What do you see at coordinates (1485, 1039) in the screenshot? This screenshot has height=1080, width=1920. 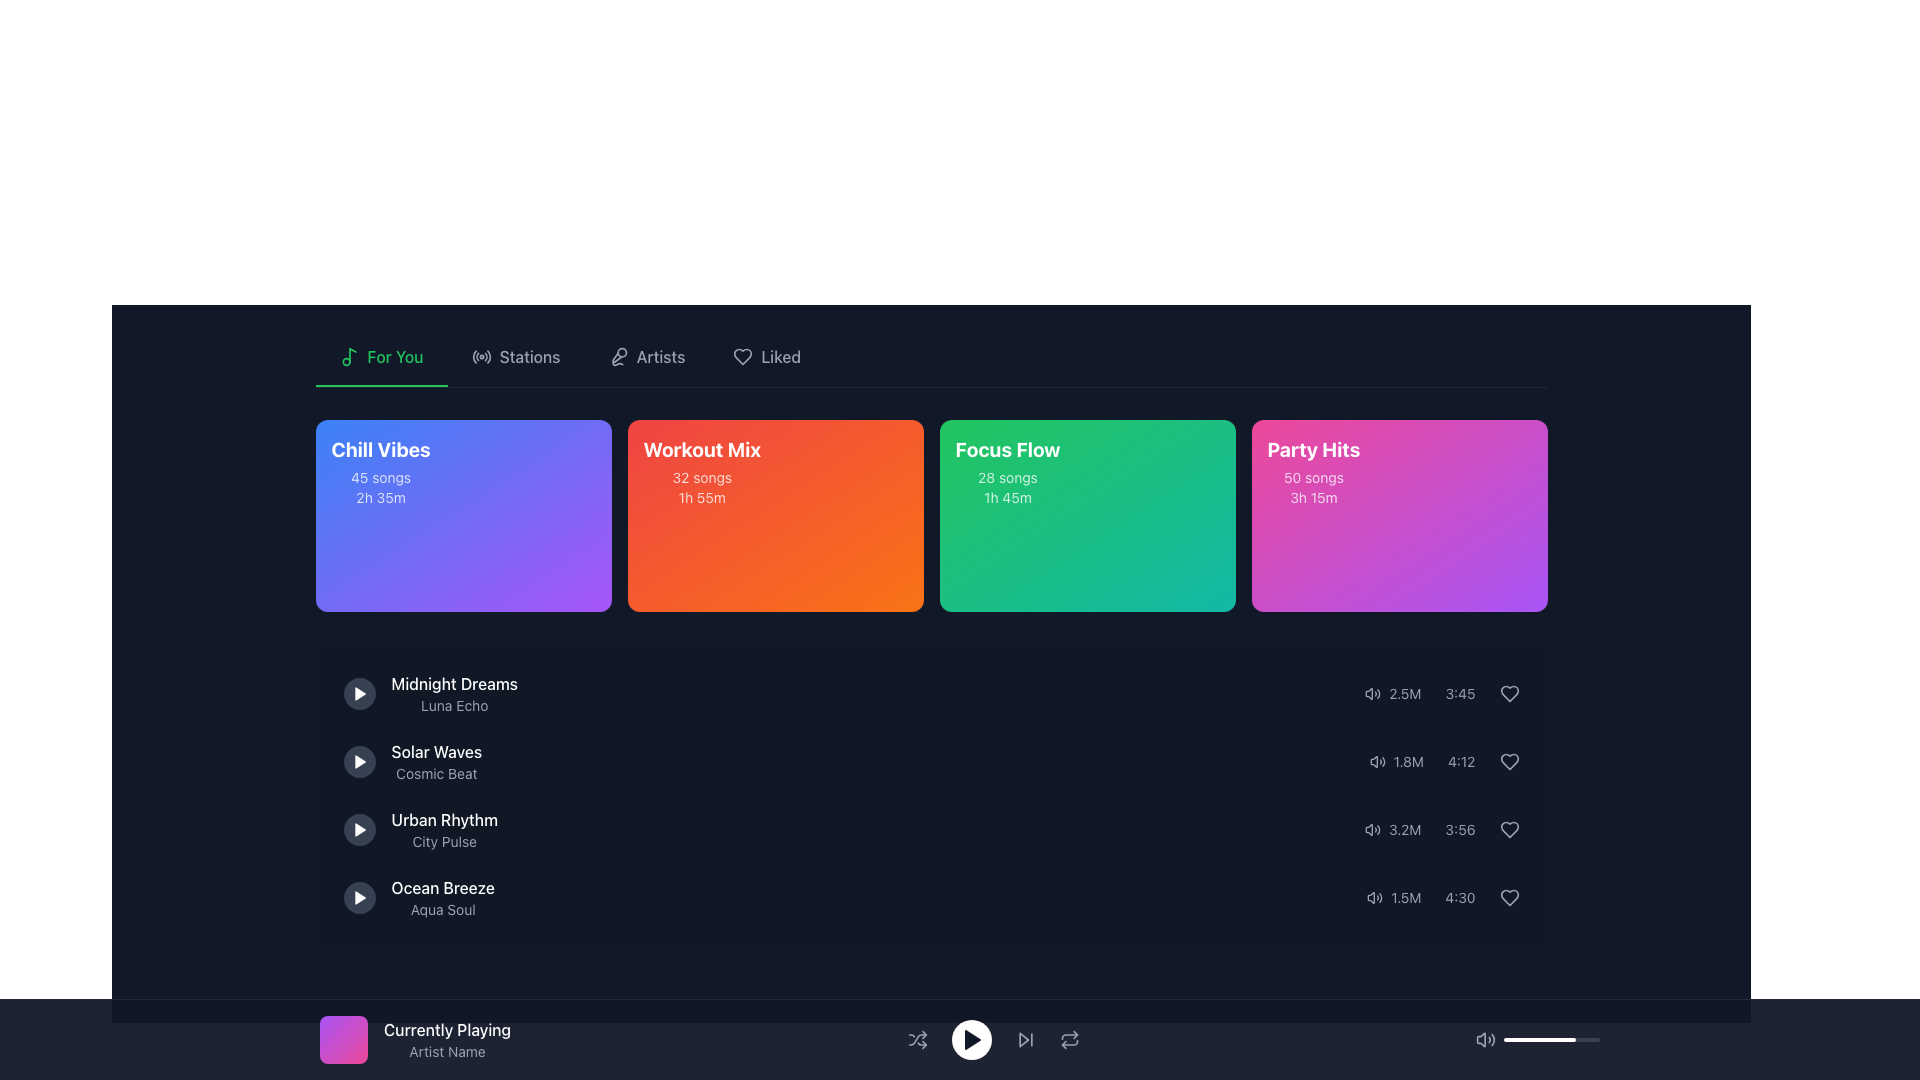 I see `the state of the volume icon located at the far left of the playback controls at the bottom center of the interface` at bounding box center [1485, 1039].